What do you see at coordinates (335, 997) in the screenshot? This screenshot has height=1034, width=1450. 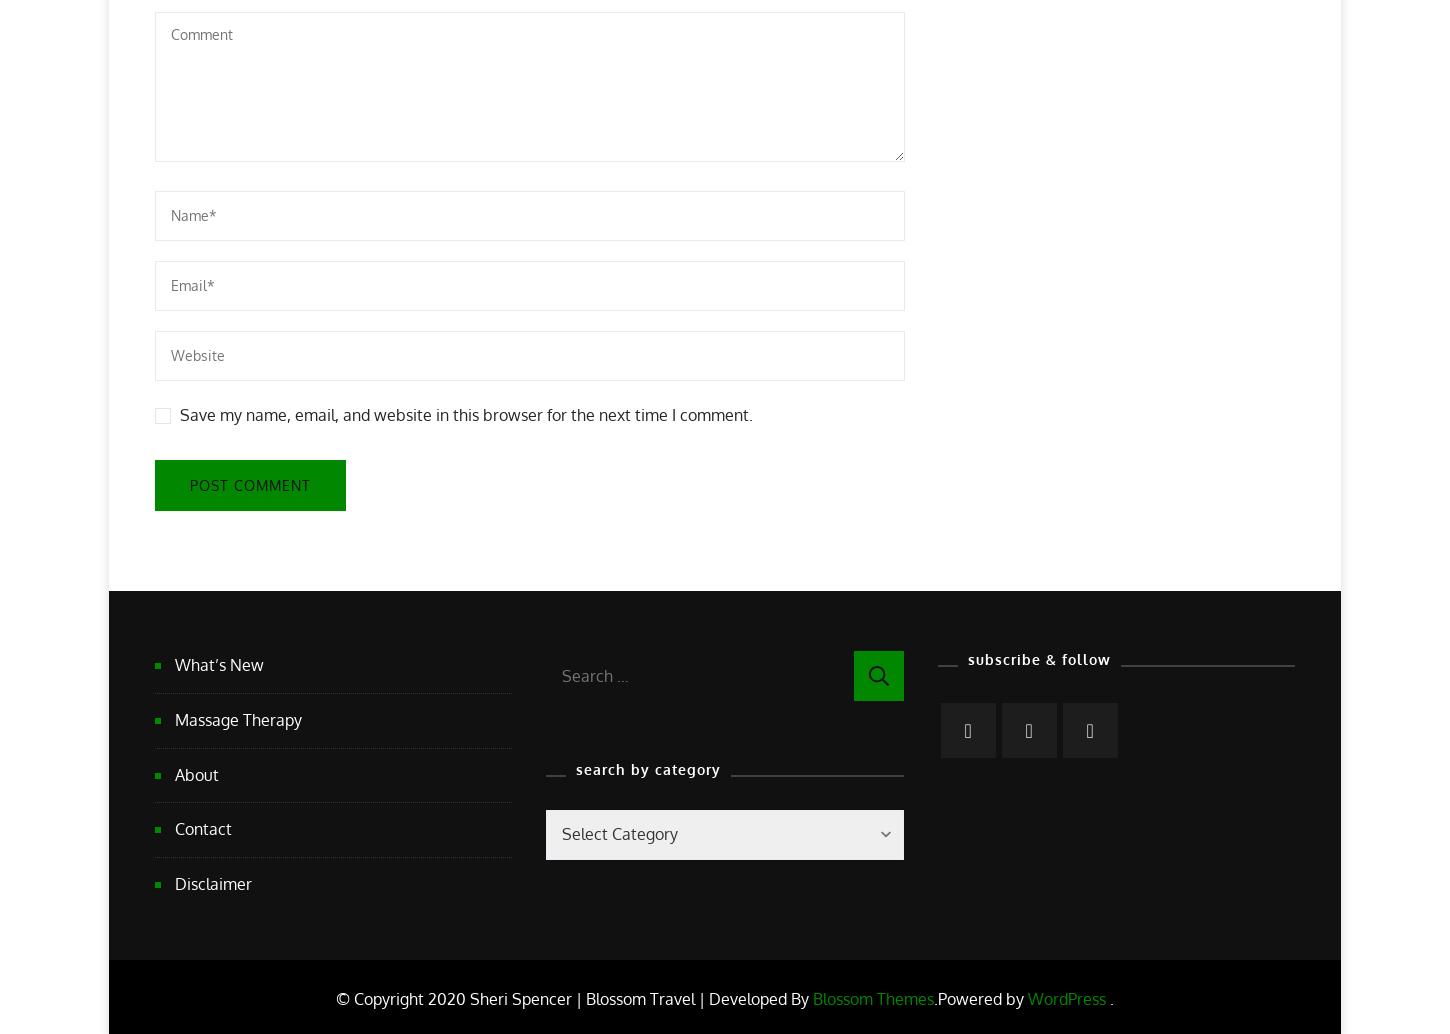 I see `'© Copyright 2020 Sheri Spencer |'` at bounding box center [335, 997].